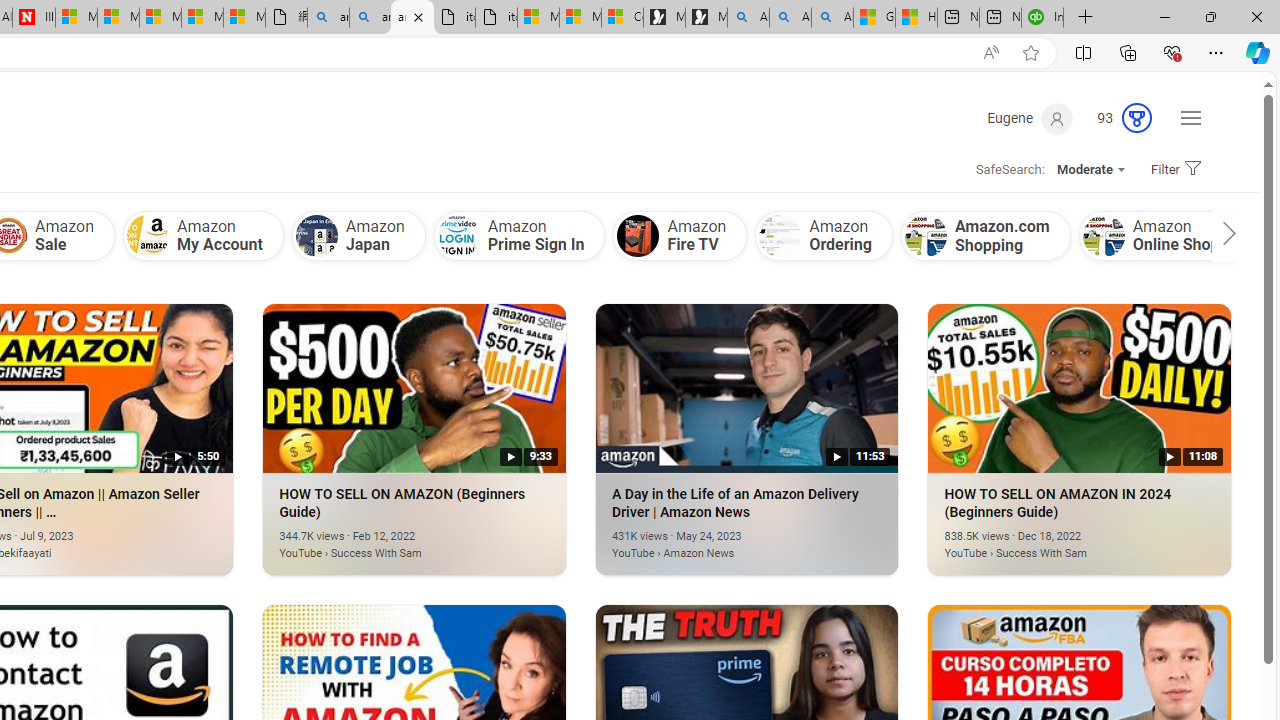 The image size is (1280, 720). What do you see at coordinates (1137, 118) in the screenshot?
I see `'AutomationID: rh_meter'` at bounding box center [1137, 118].